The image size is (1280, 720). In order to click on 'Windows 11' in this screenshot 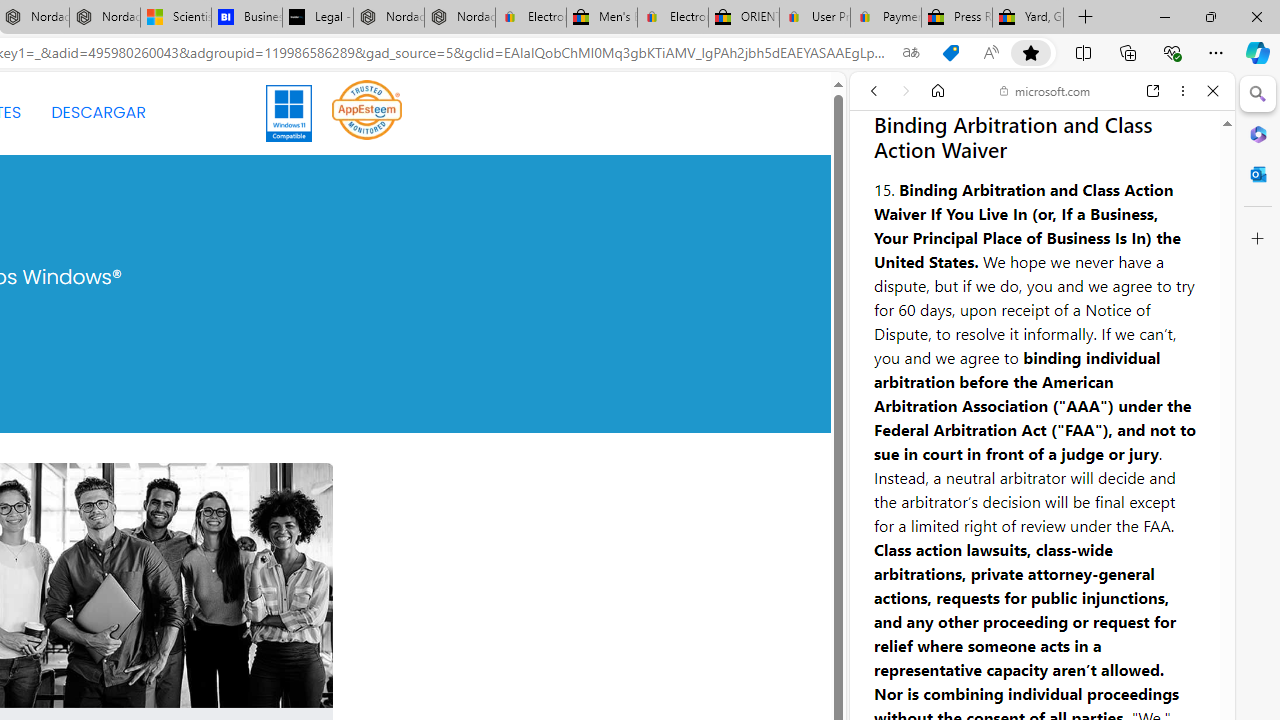, I will do `click(288, 113)`.